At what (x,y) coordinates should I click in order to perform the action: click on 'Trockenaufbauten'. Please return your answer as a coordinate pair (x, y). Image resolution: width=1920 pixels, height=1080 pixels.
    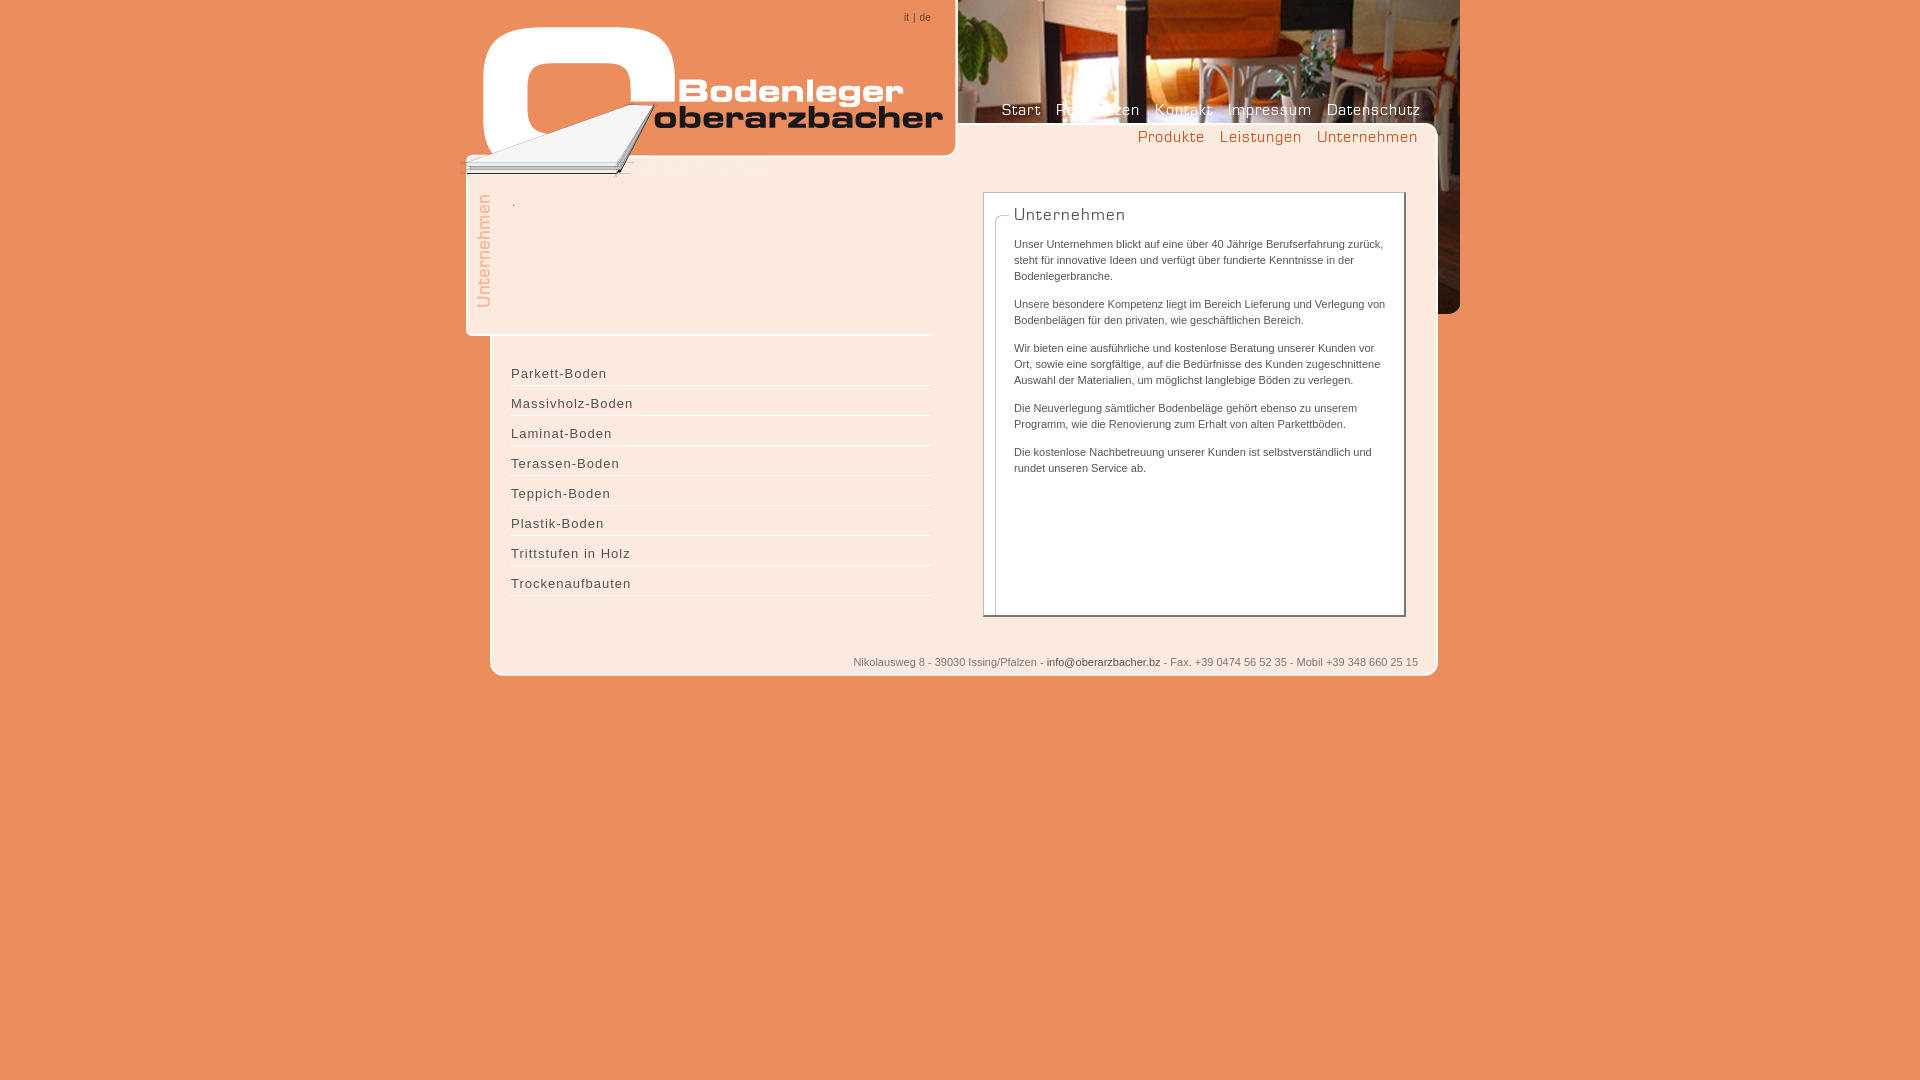
    Looking at the image, I should click on (720, 581).